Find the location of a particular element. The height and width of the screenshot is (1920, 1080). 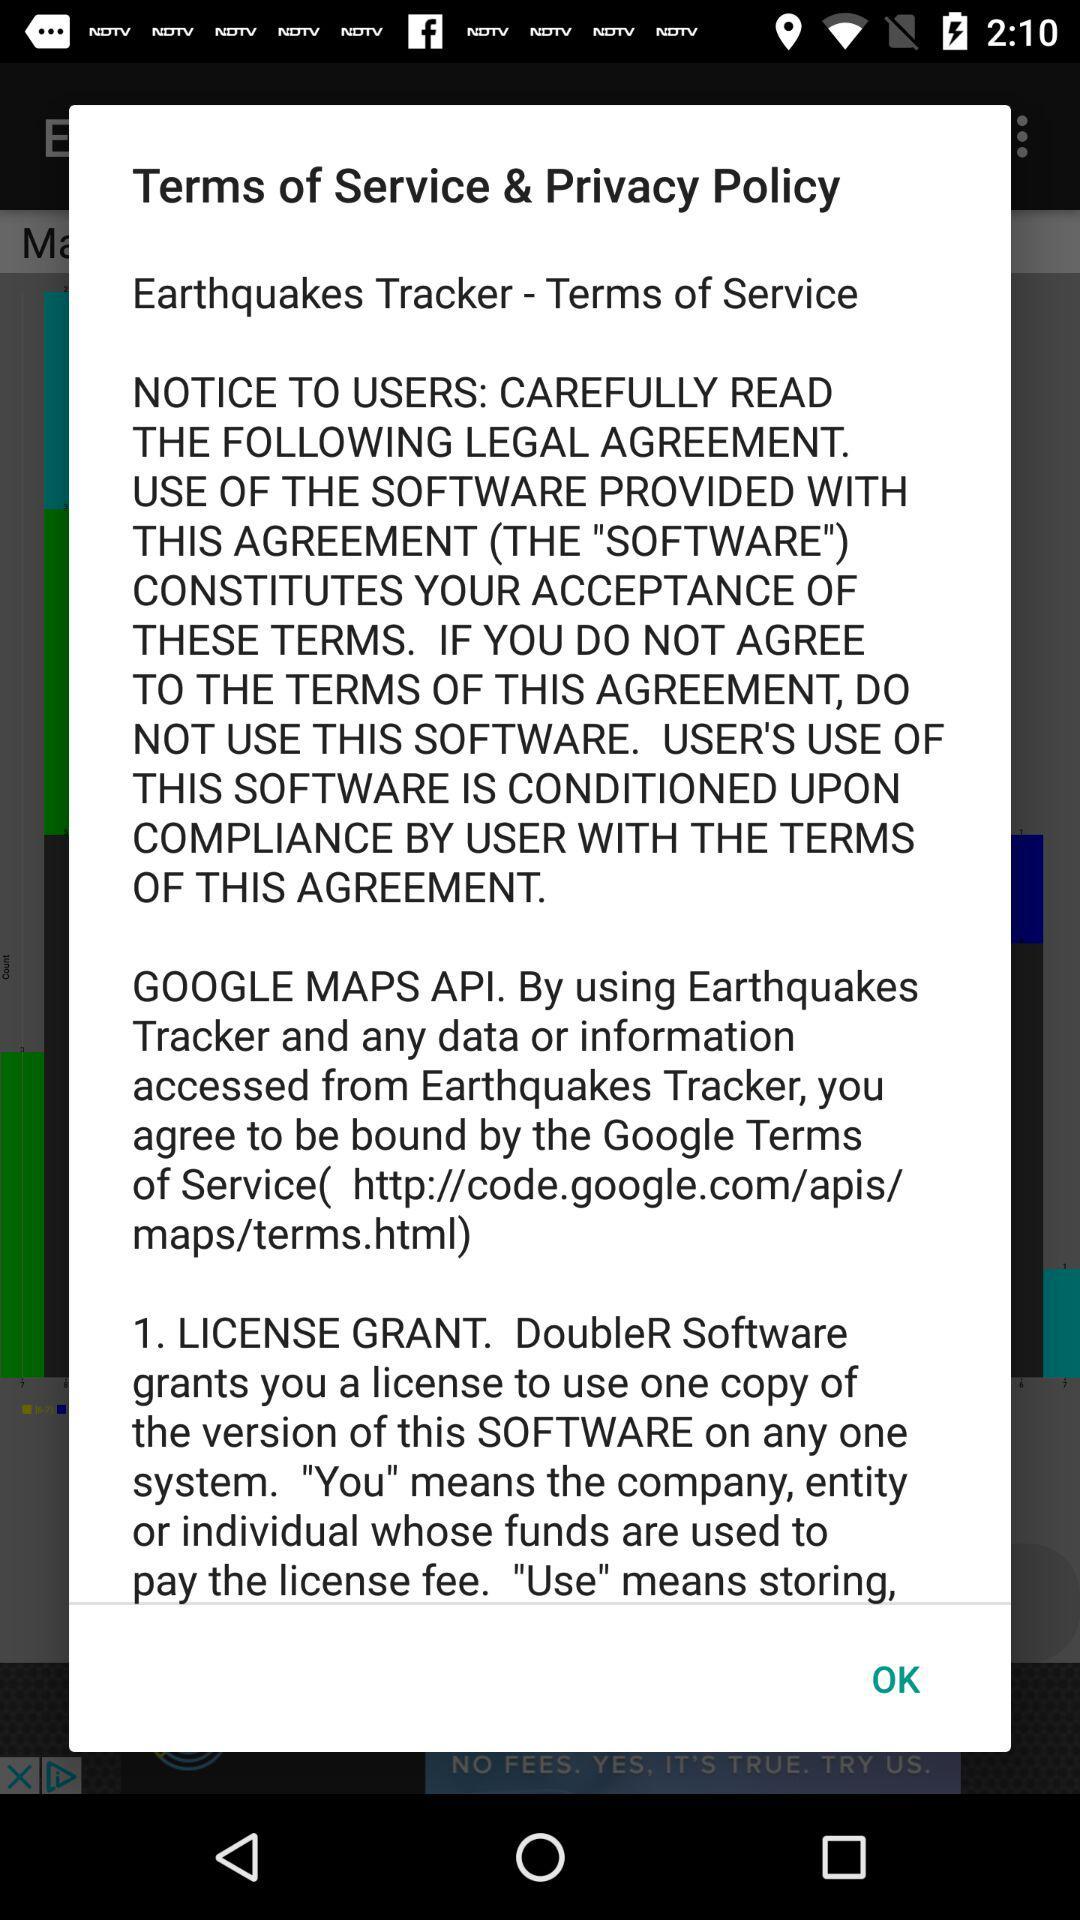

icon at the bottom right corner is located at coordinates (894, 1678).